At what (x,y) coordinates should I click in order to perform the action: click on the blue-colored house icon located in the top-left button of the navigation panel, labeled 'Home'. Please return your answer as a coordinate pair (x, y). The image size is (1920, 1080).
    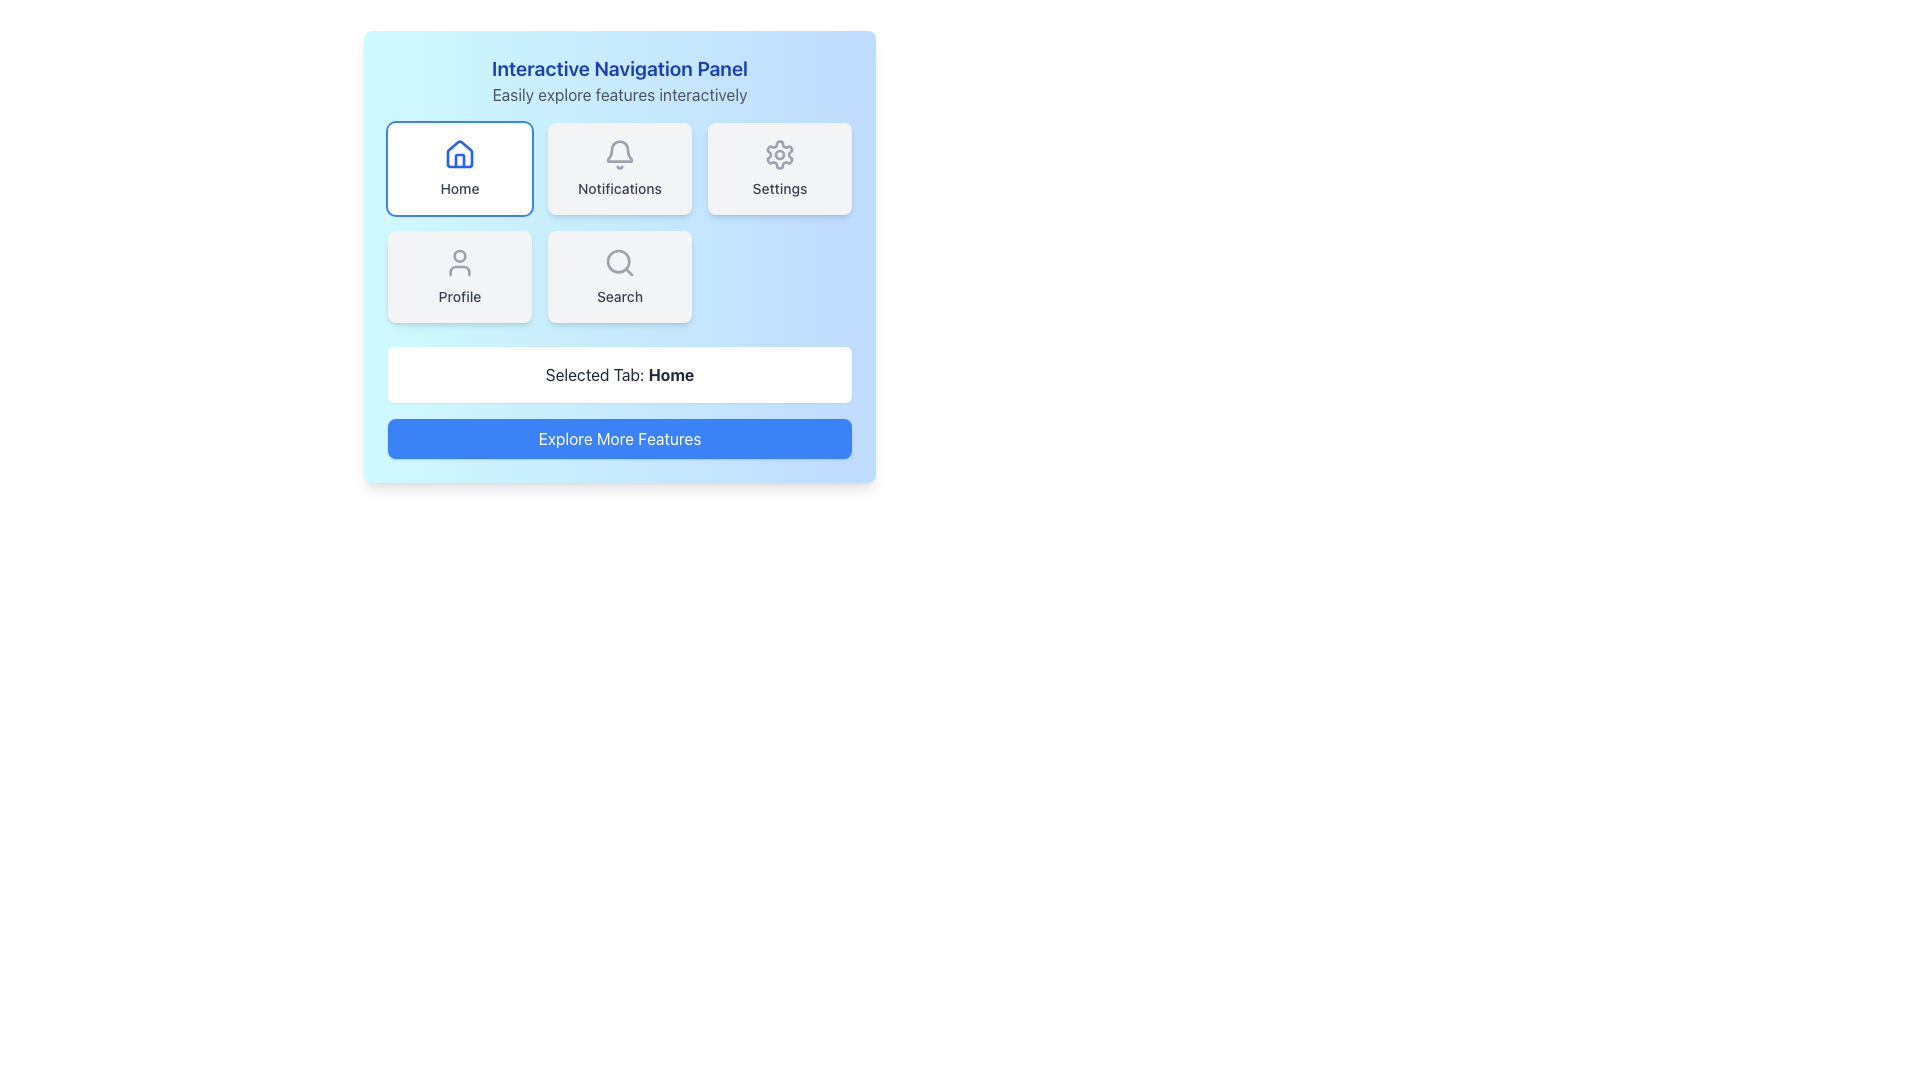
    Looking at the image, I should click on (459, 153).